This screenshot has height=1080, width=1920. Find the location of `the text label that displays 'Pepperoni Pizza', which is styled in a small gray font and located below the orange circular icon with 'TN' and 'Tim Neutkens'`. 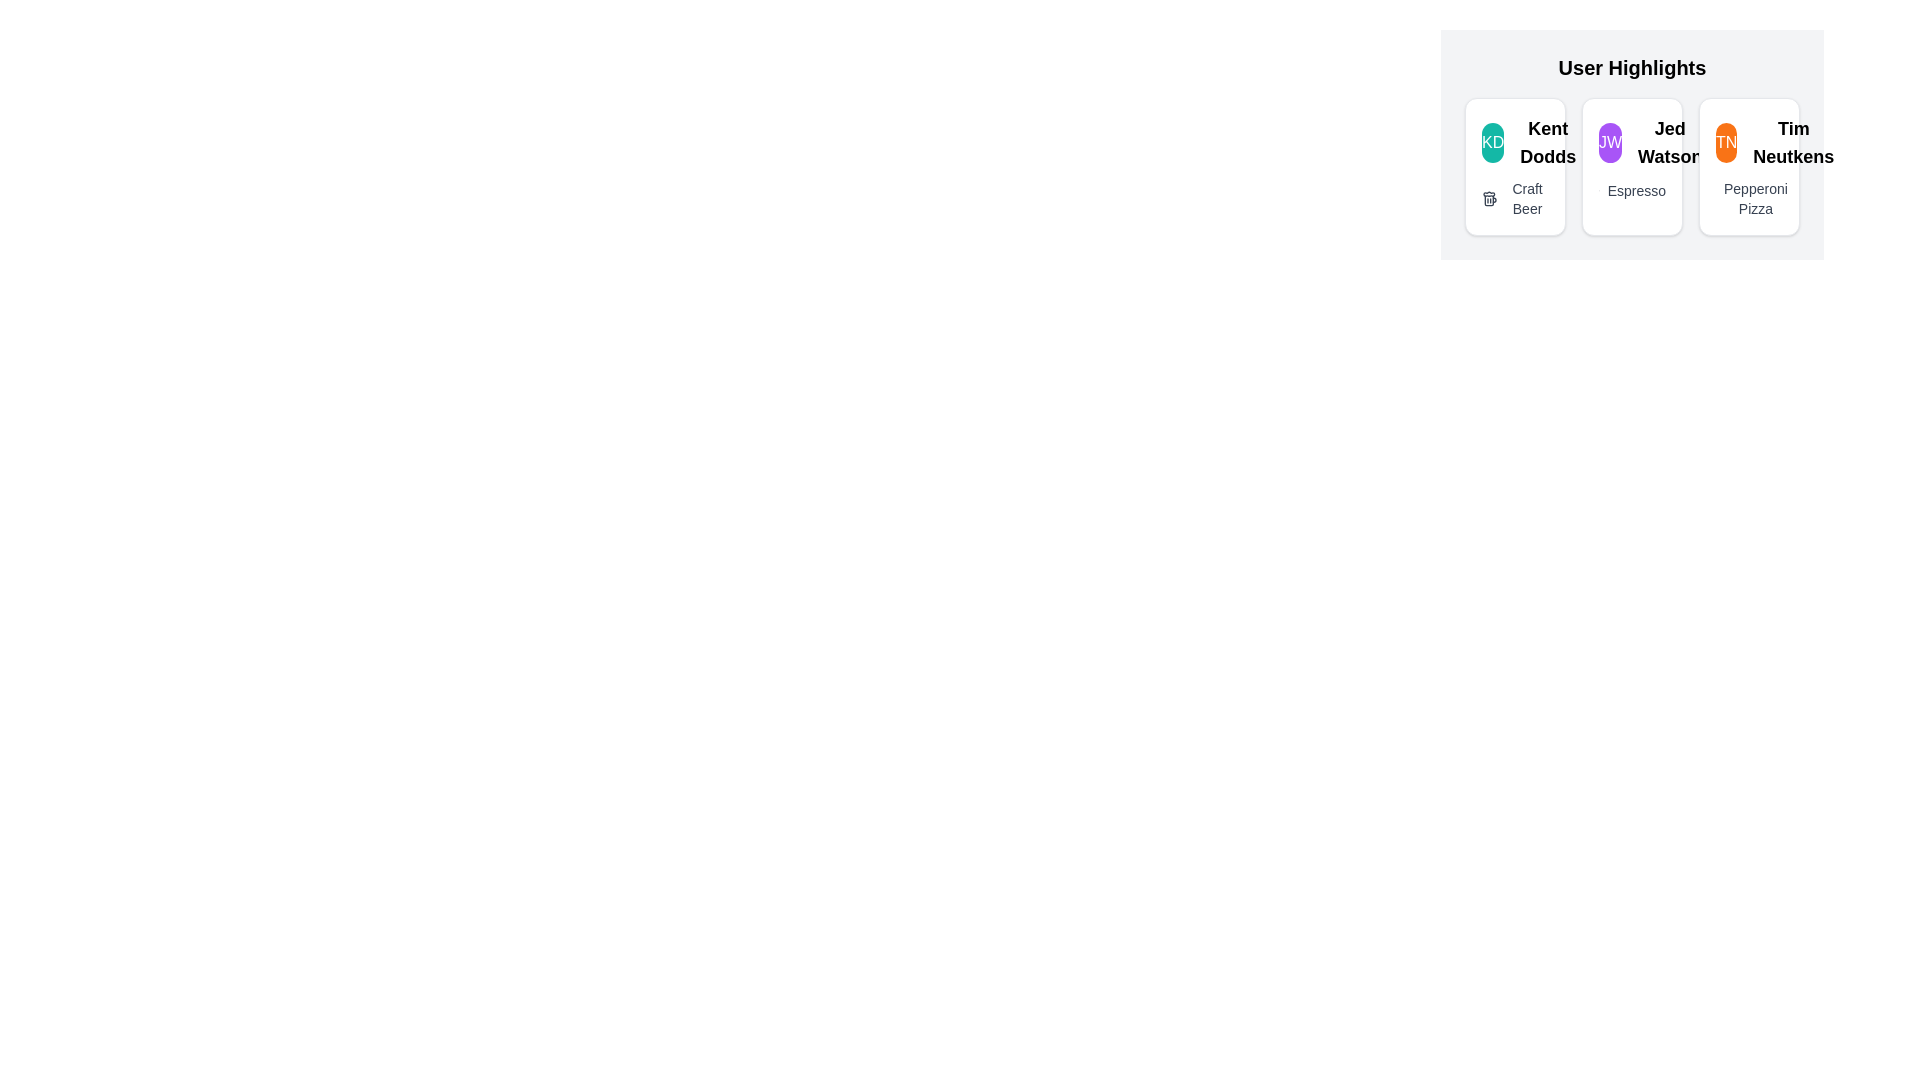

the text label that displays 'Pepperoni Pizza', which is styled in a small gray font and located below the orange circular icon with 'TN' and 'Tim Neutkens' is located at coordinates (1748, 199).